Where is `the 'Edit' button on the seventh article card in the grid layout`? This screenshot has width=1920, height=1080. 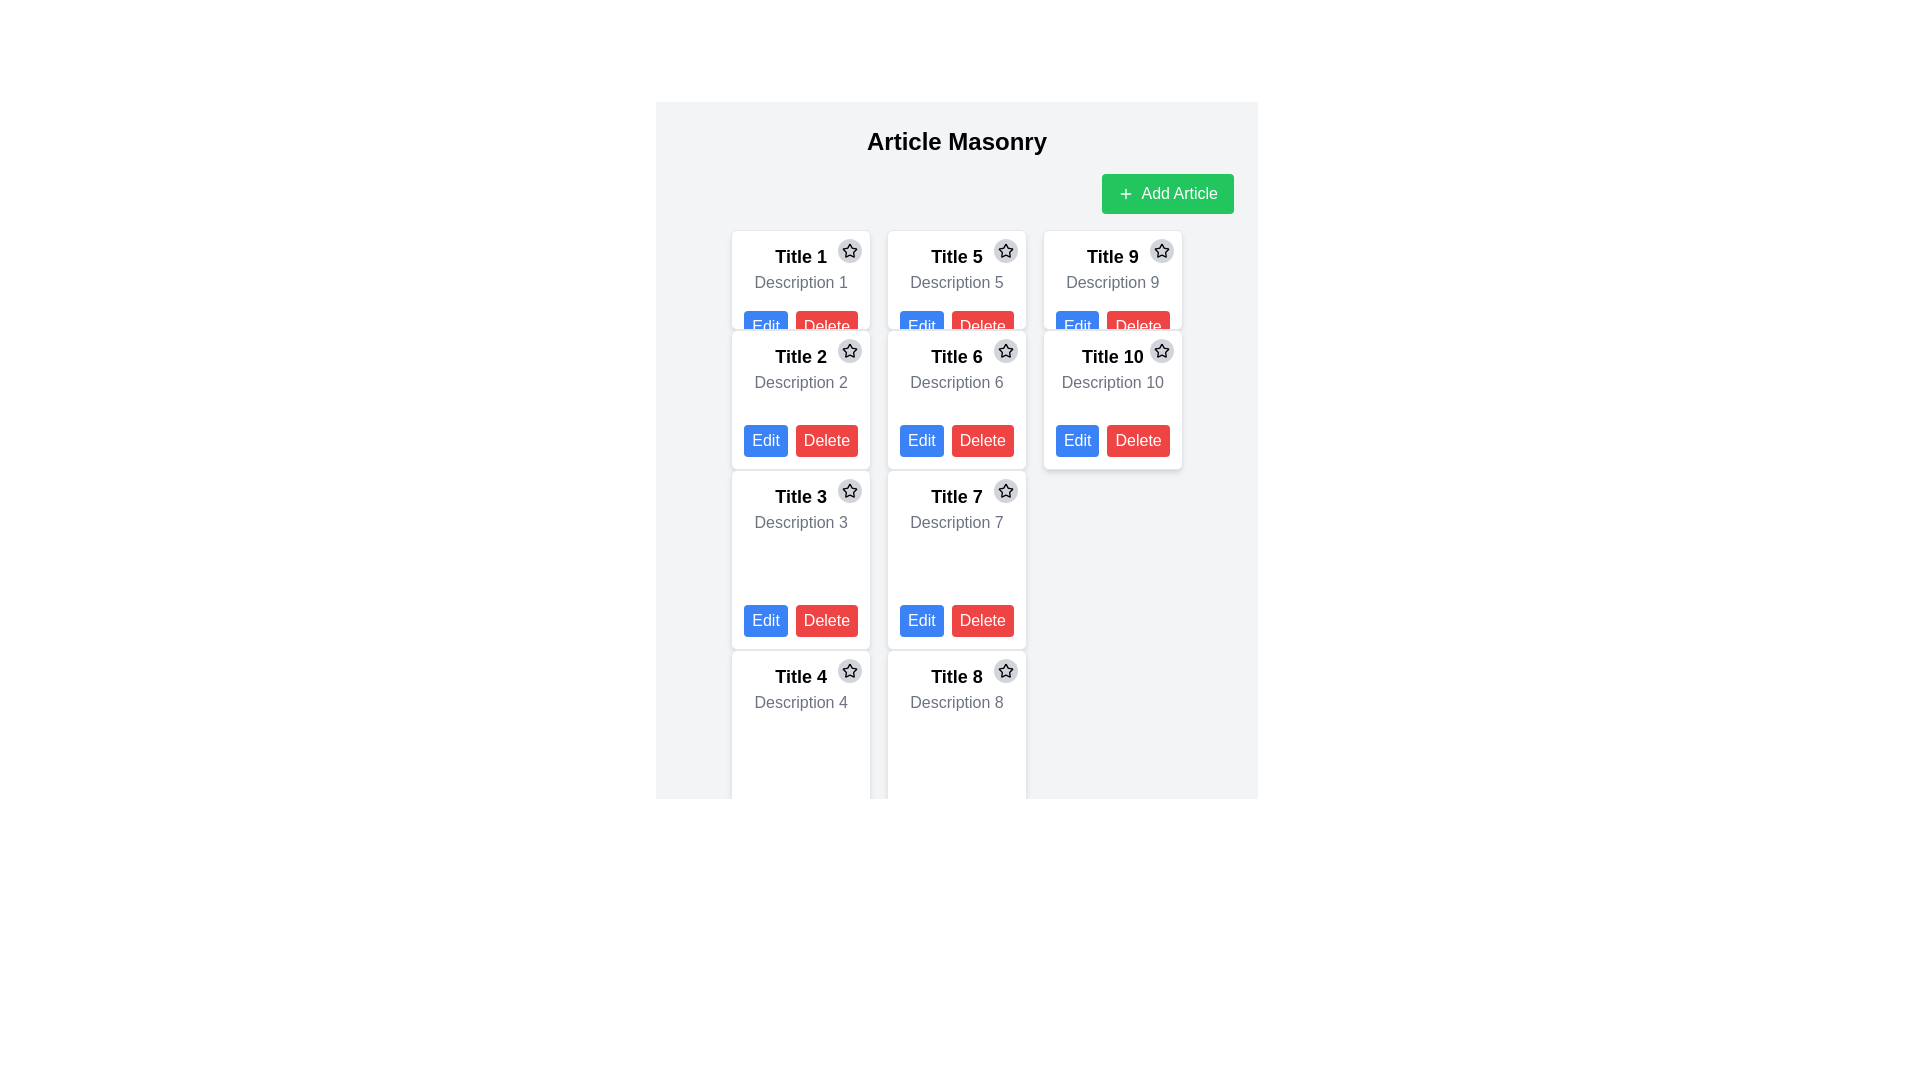
the 'Edit' button on the seventh article card in the grid layout is located at coordinates (955, 559).